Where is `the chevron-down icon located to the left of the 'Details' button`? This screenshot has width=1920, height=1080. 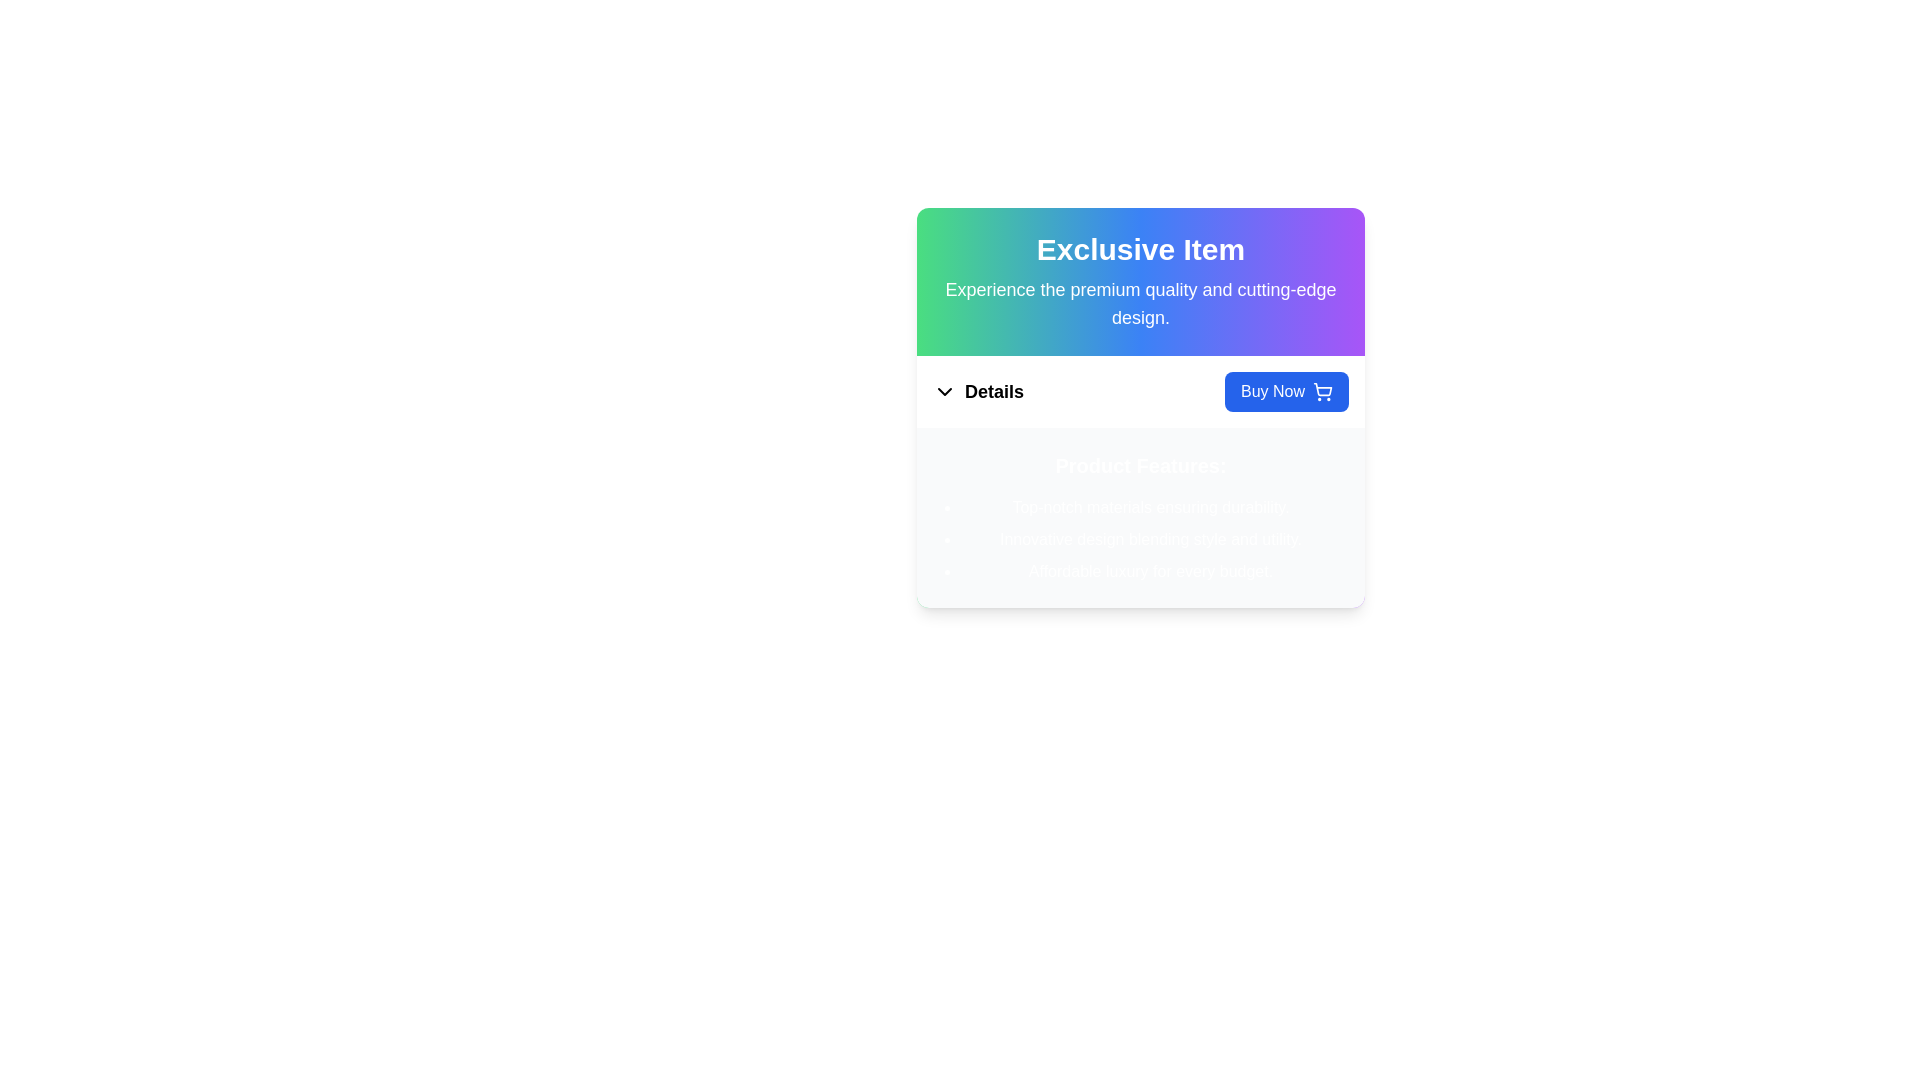
the chevron-down icon located to the left of the 'Details' button is located at coordinates (944, 392).